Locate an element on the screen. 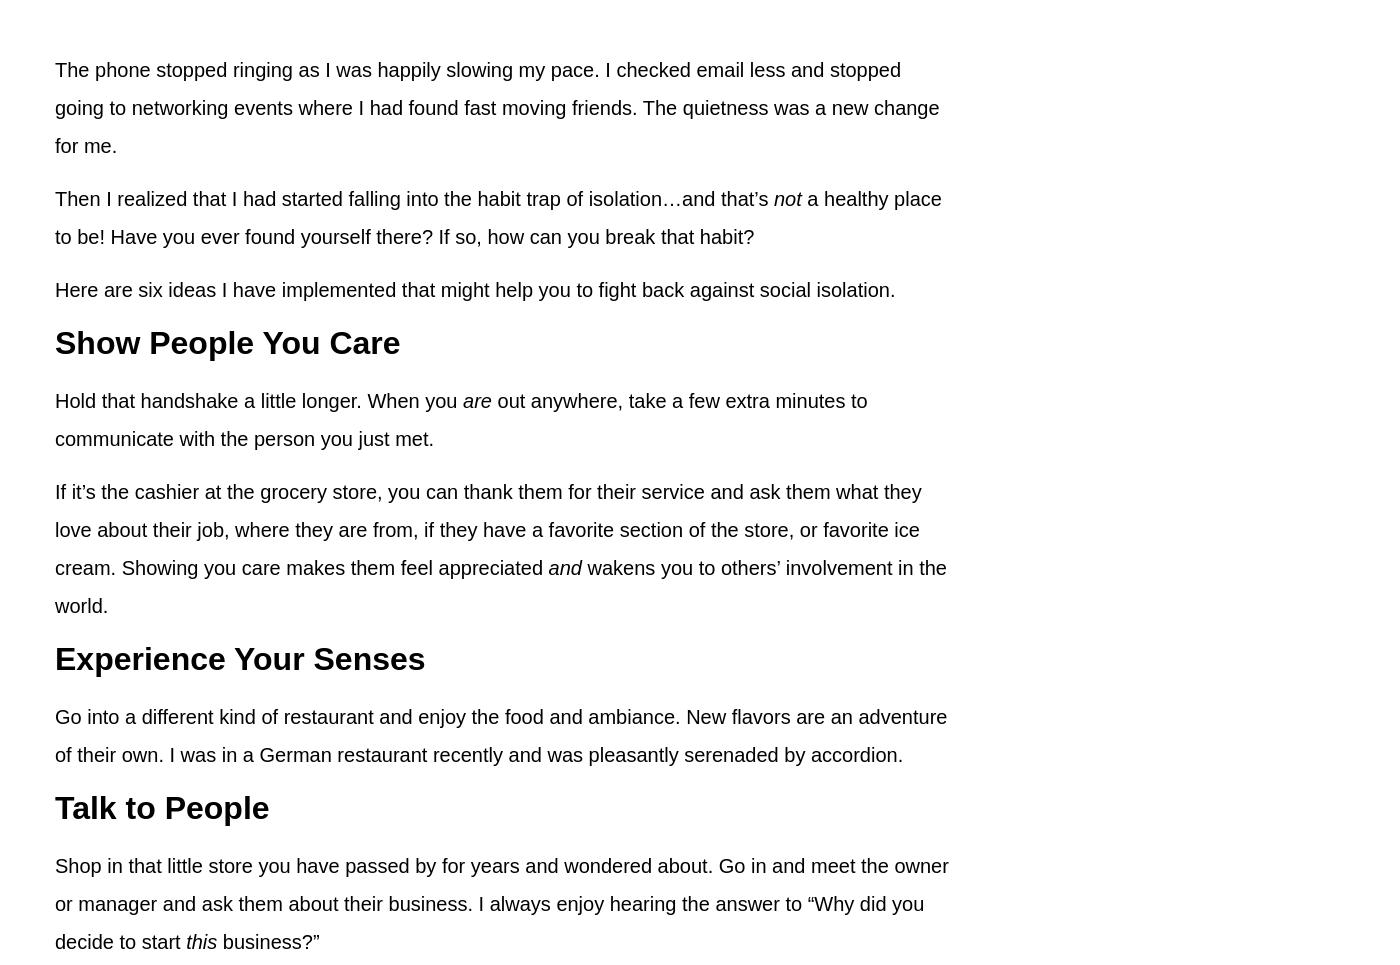 The image size is (1400, 965). 'Experience Your Senses' is located at coordinates (55, 658).